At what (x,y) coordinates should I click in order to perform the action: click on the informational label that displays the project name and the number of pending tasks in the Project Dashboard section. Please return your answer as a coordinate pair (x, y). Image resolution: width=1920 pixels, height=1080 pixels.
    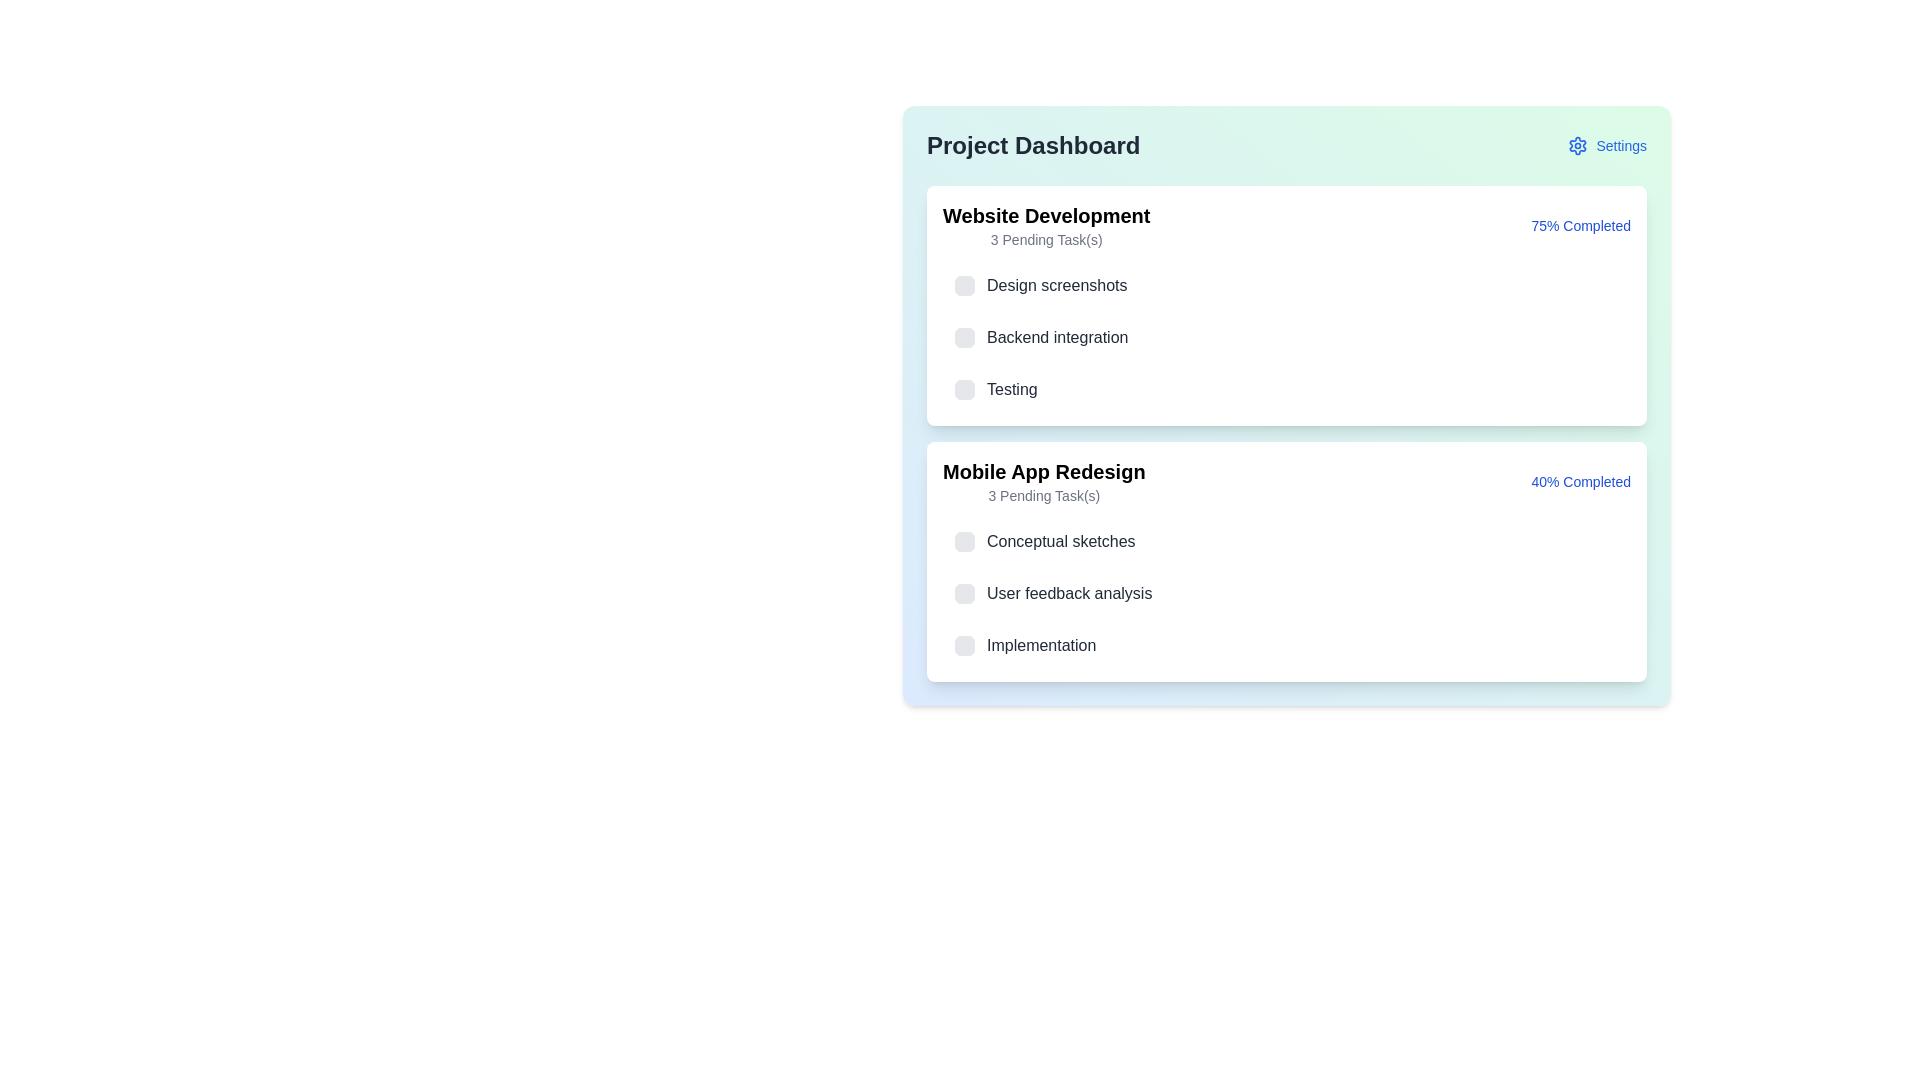
    Looking at the image, I should click on (1045, 225).